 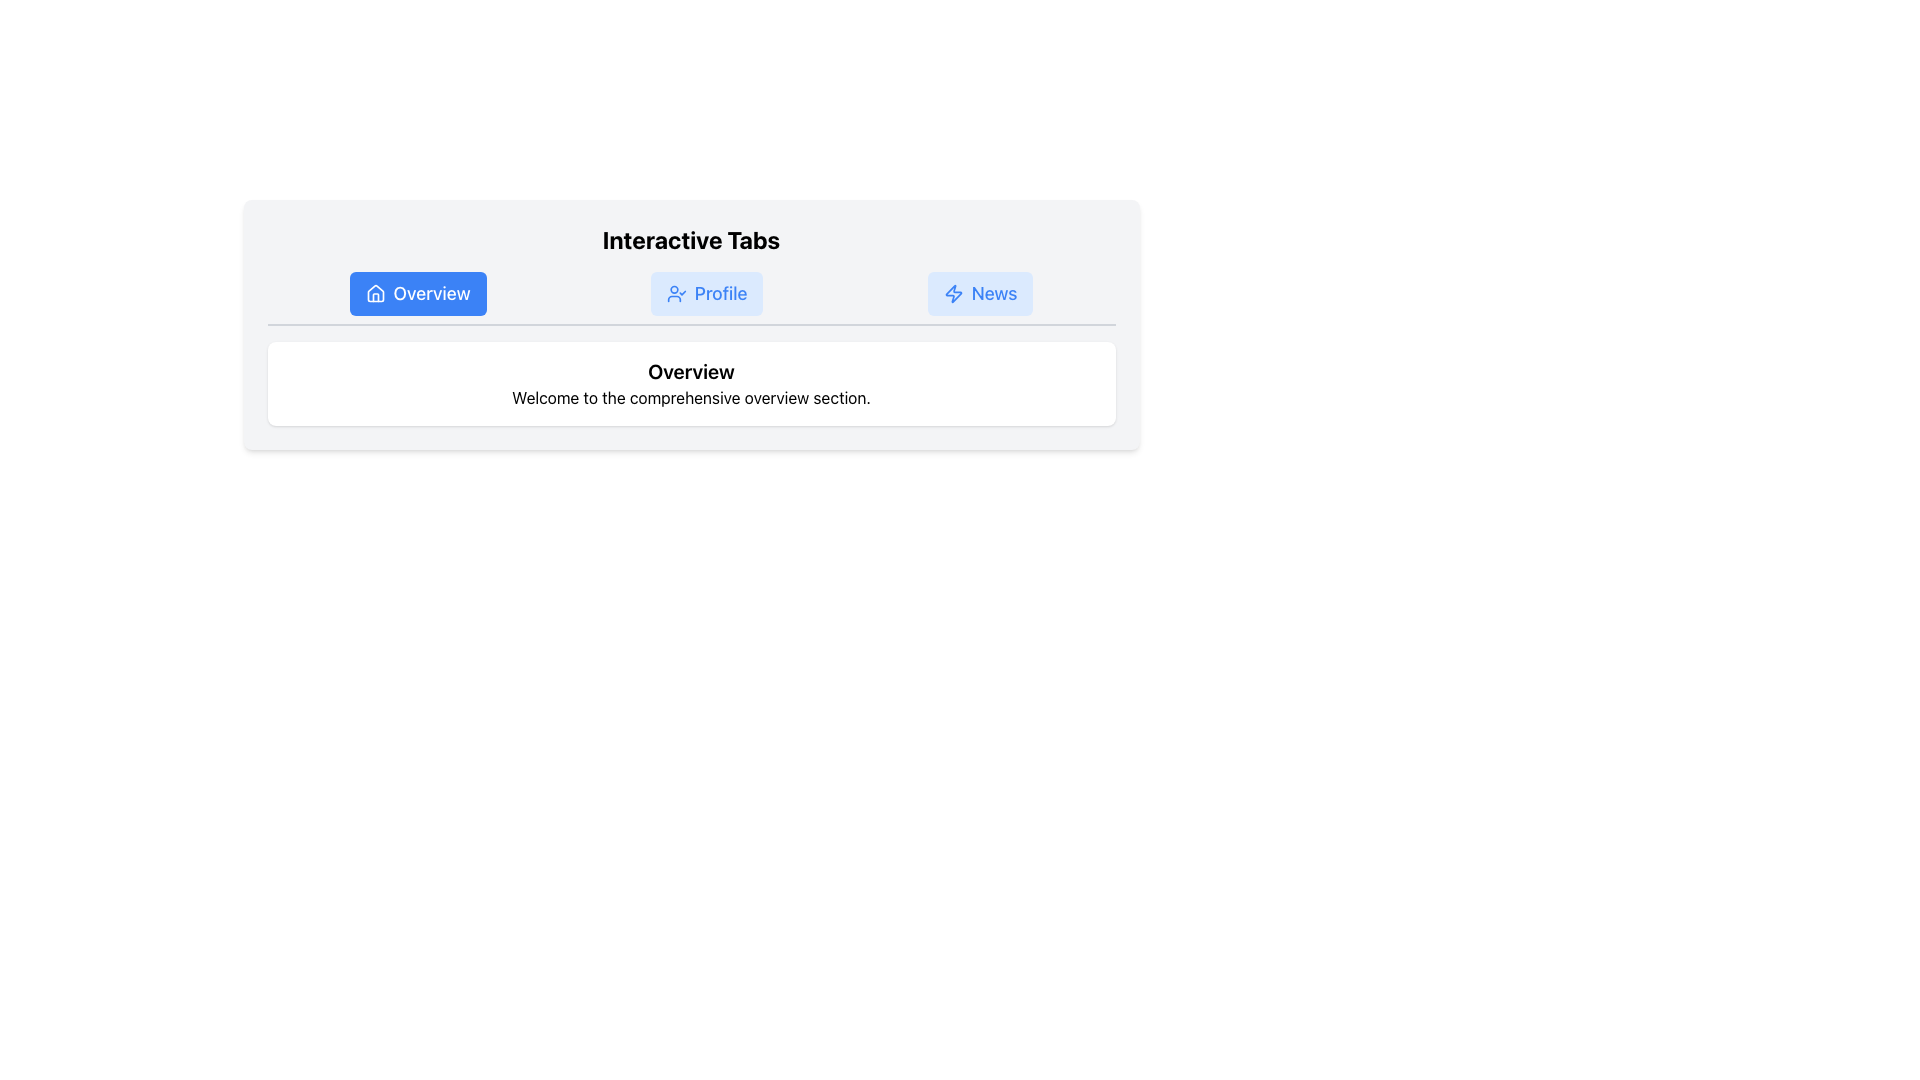 What do you see at coordinates (707, 293) in the screenshot?
I see `the 'Profile' navigation button located between the 'Overview' and 'News' buttons` at bounding box center [707, 293].